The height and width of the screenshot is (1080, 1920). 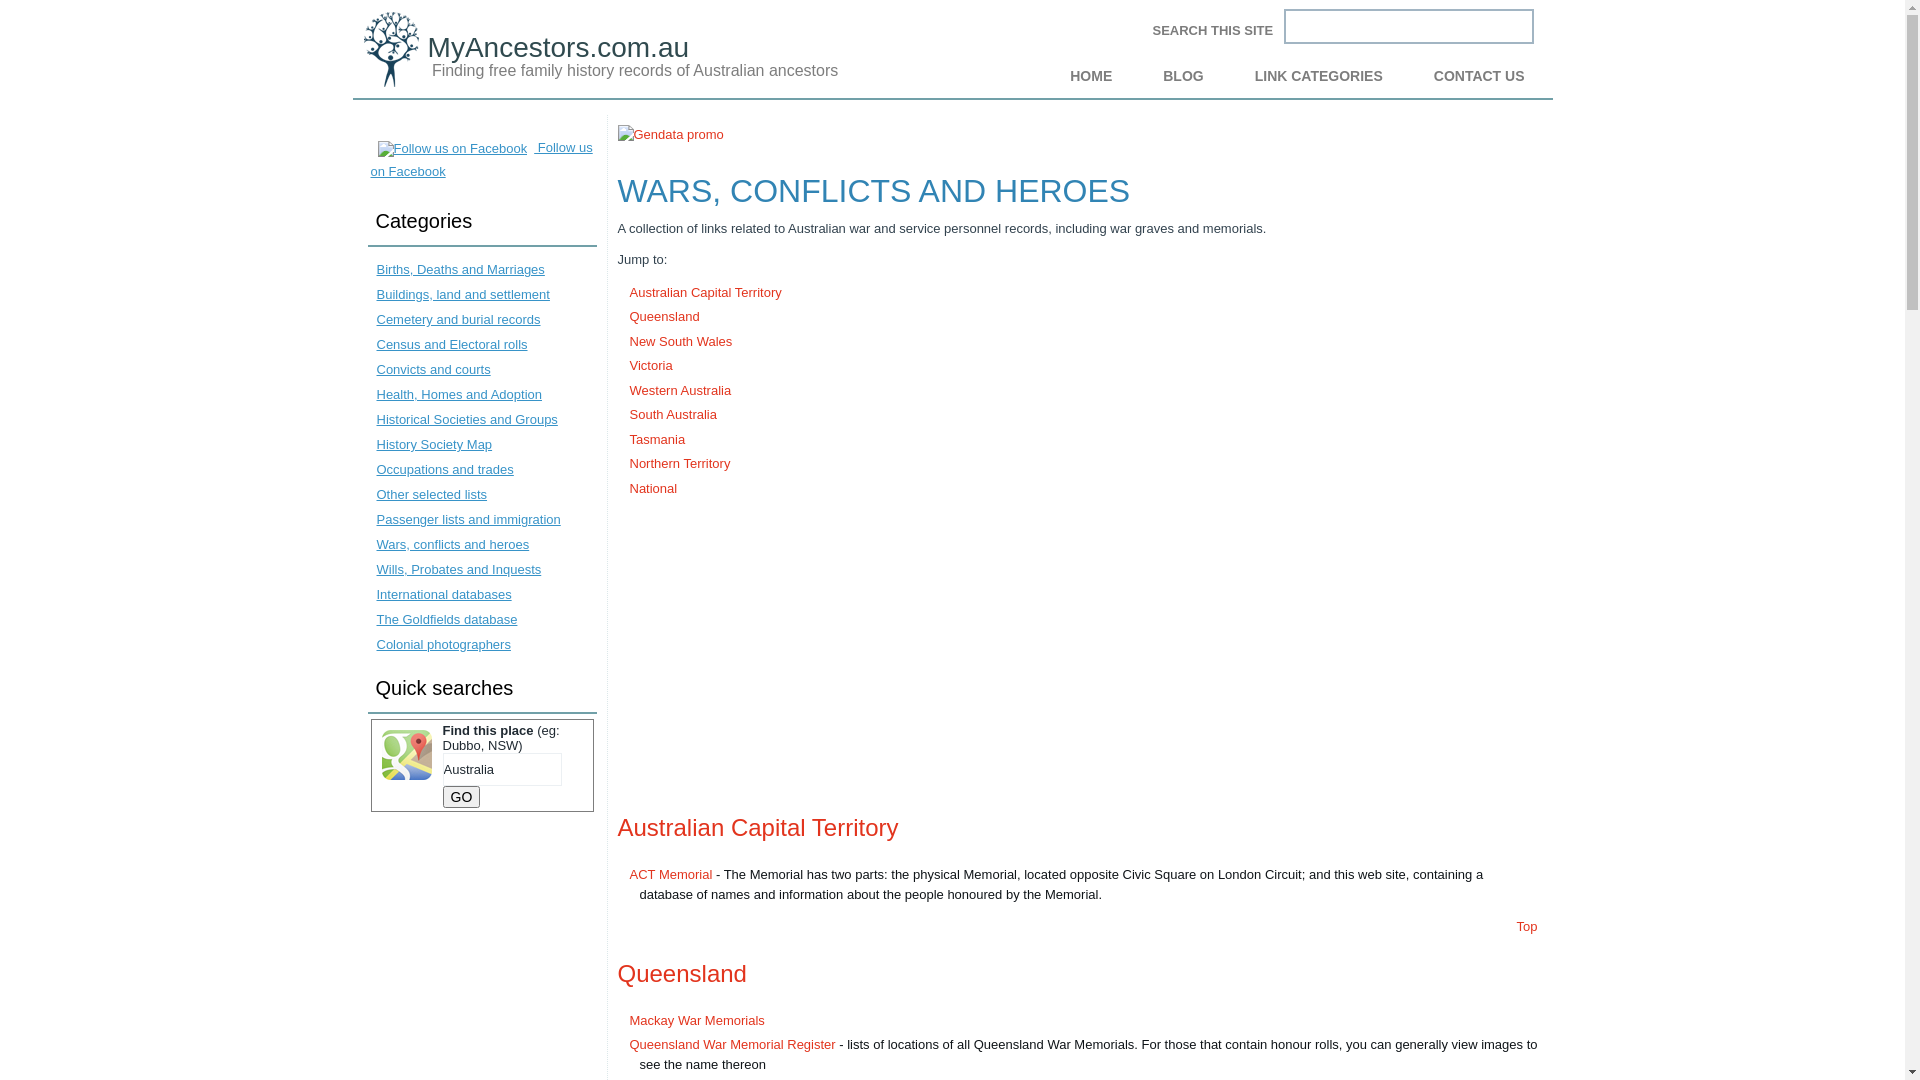 I want to click on 'Follow us on Facebook', so click(x=480, y=158).